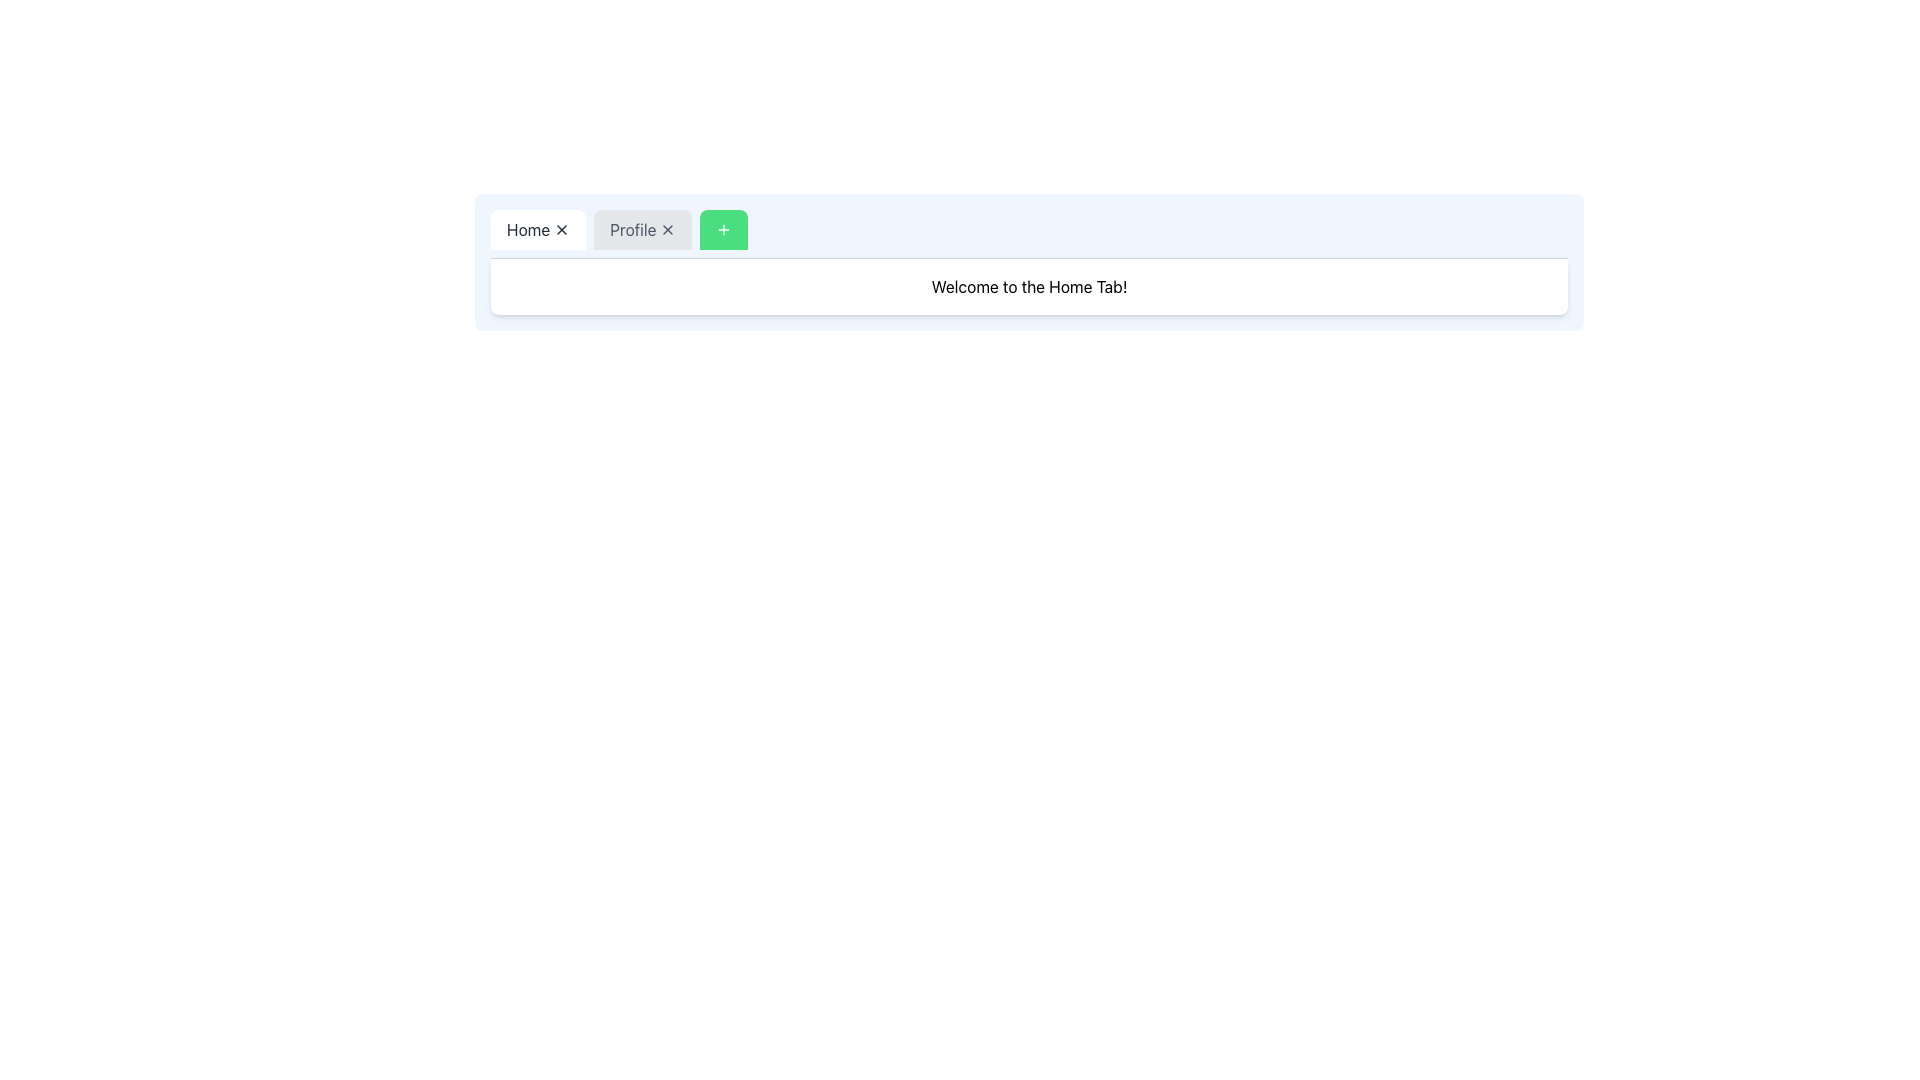  Describe the element at coordinates (668, 229) in the screenshot. I see `the close button for the 'Profile' tab located in the top navigation bar to change its color` at that location.